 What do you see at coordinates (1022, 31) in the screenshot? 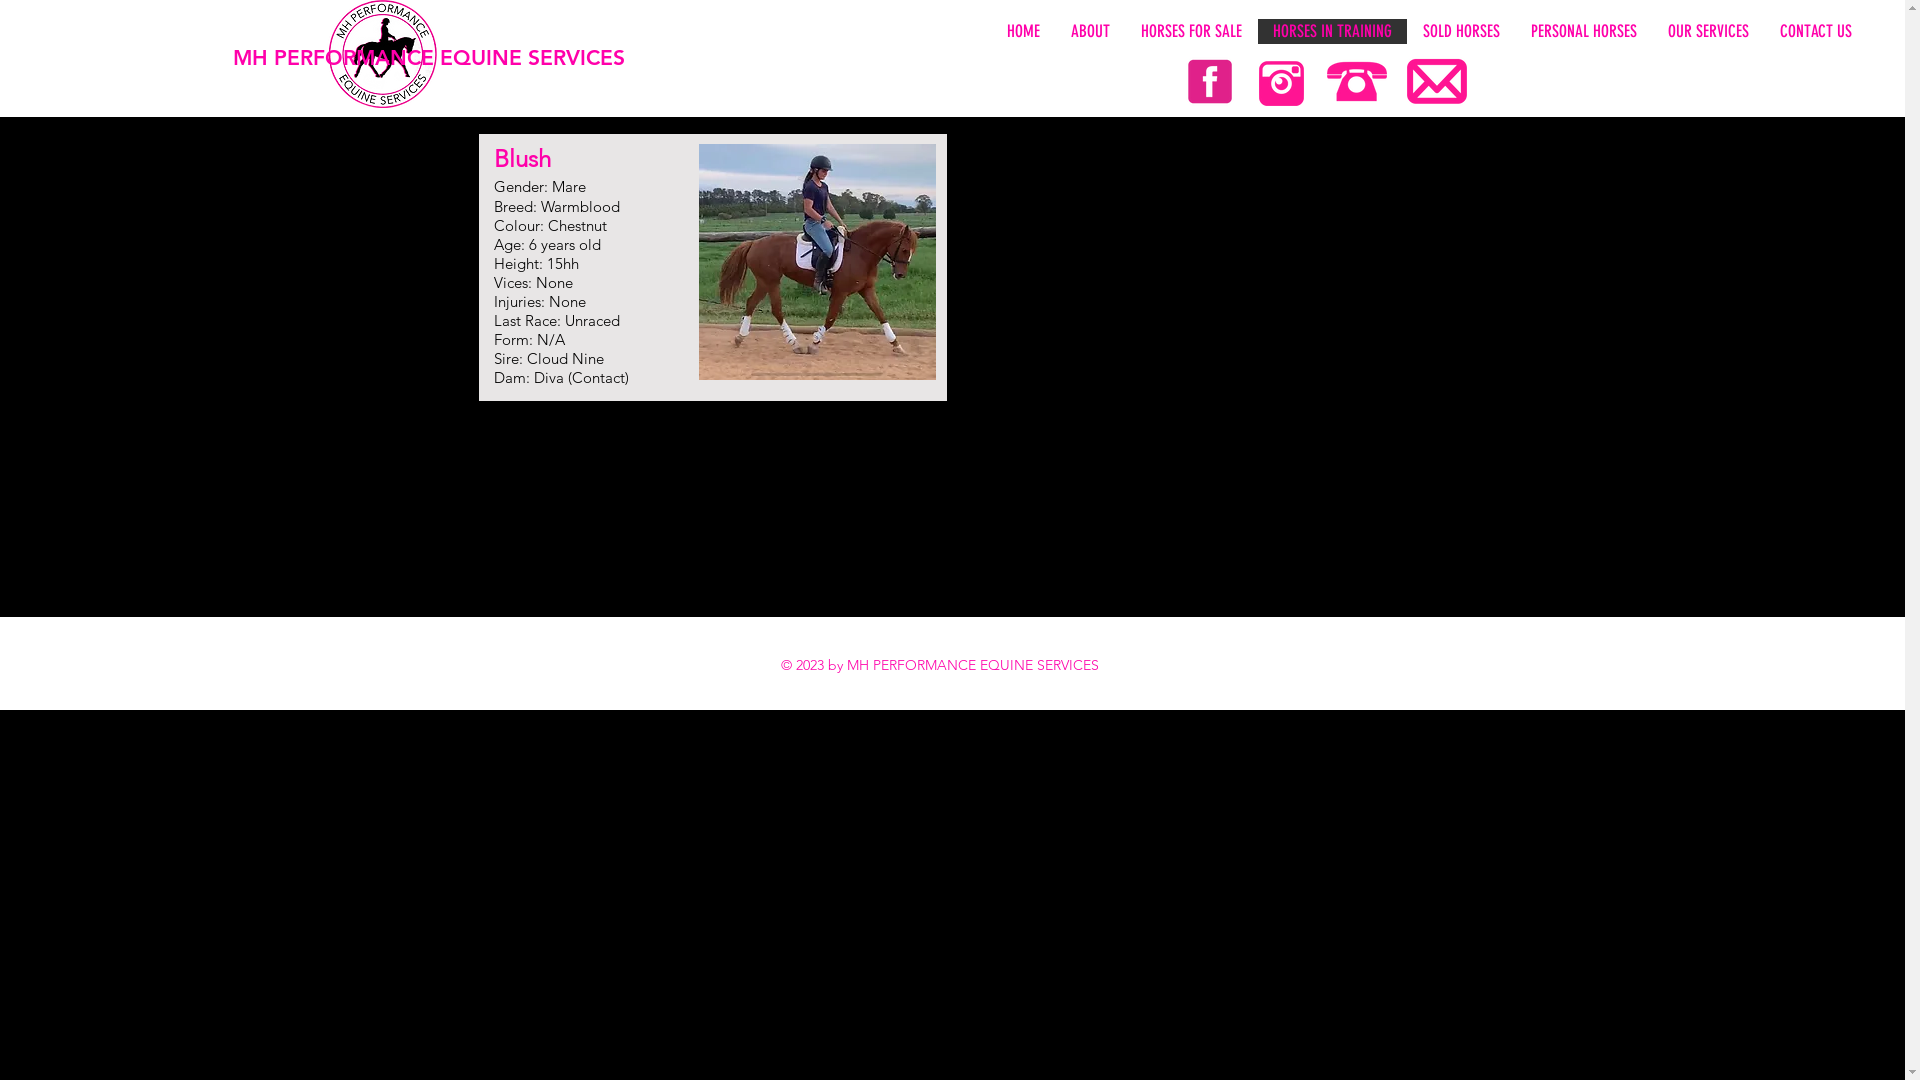
I see `'HOME'` at bounding box center [1022, 31].